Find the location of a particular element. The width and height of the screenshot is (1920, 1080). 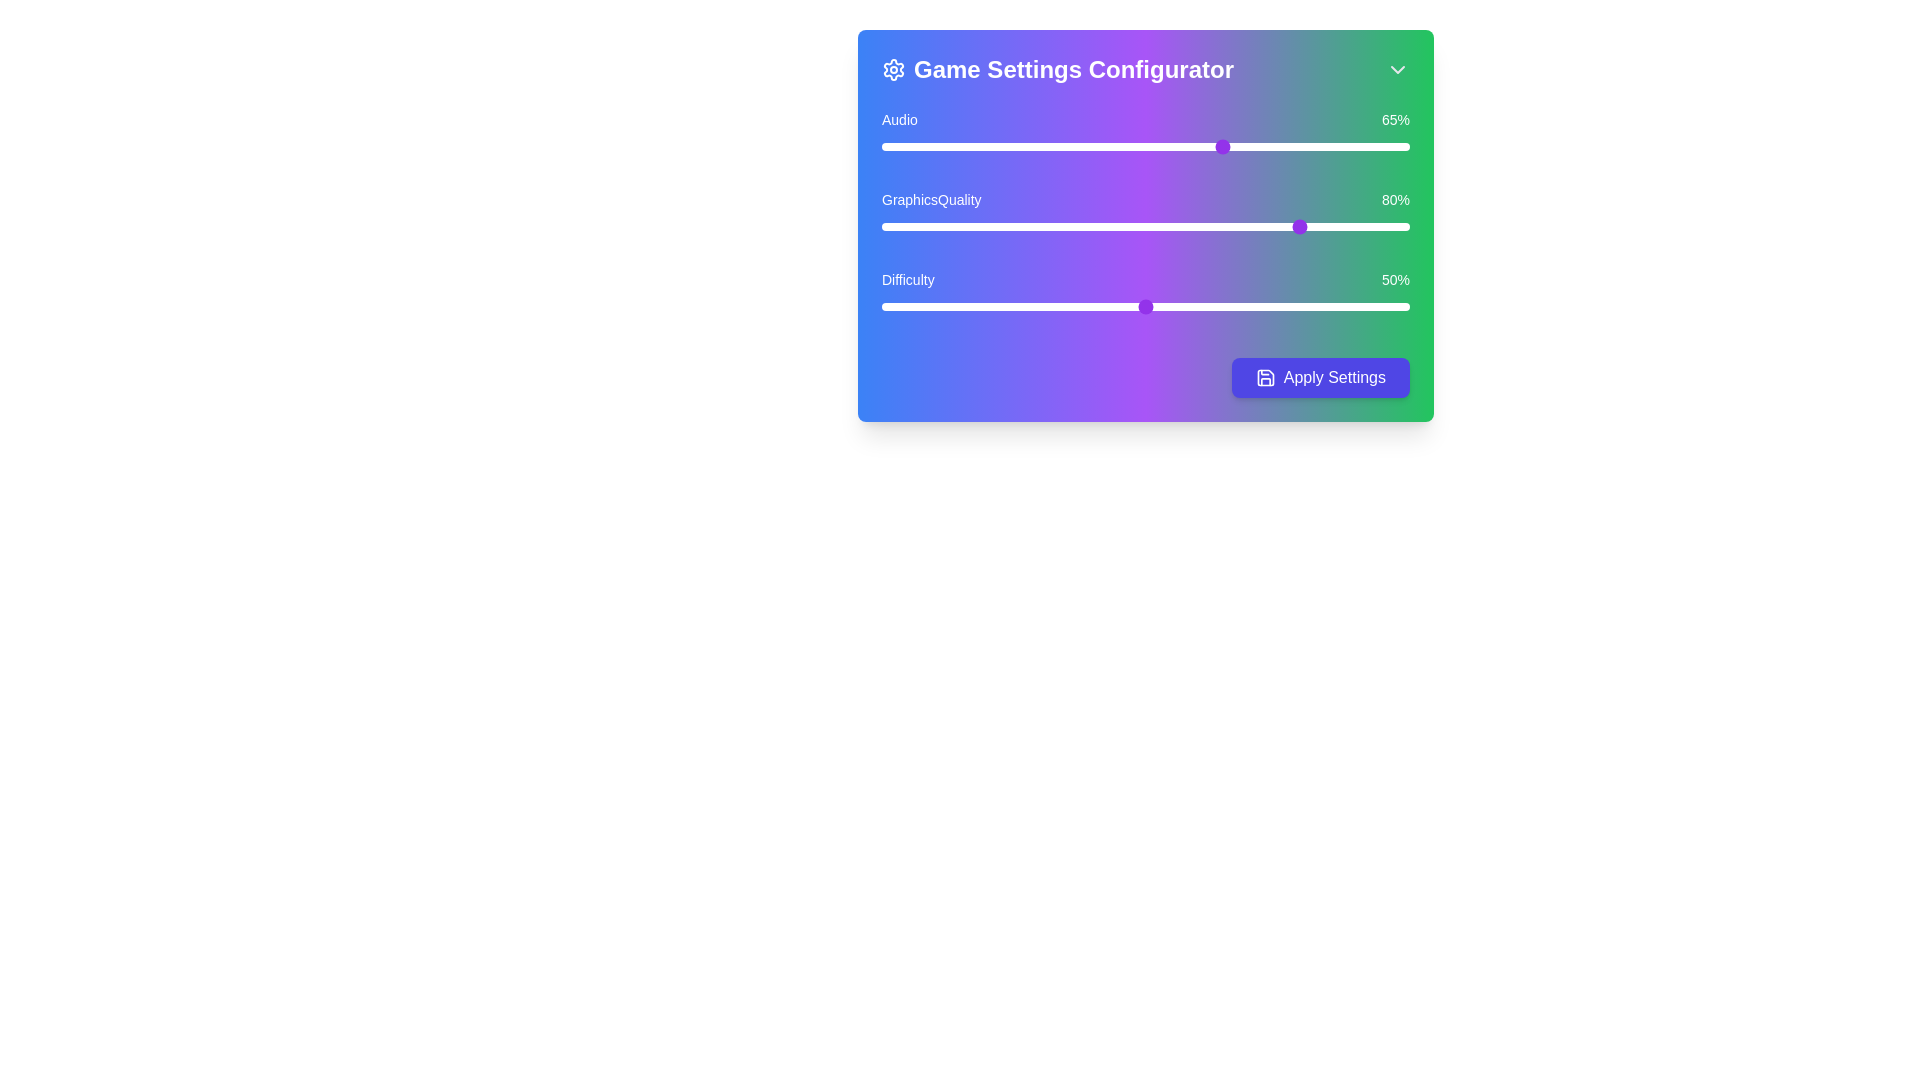

the save icon located within the 'Apply Settings' button, which is styled with a thin outline and modern minimalist design is located at coordinates (1264, 378).